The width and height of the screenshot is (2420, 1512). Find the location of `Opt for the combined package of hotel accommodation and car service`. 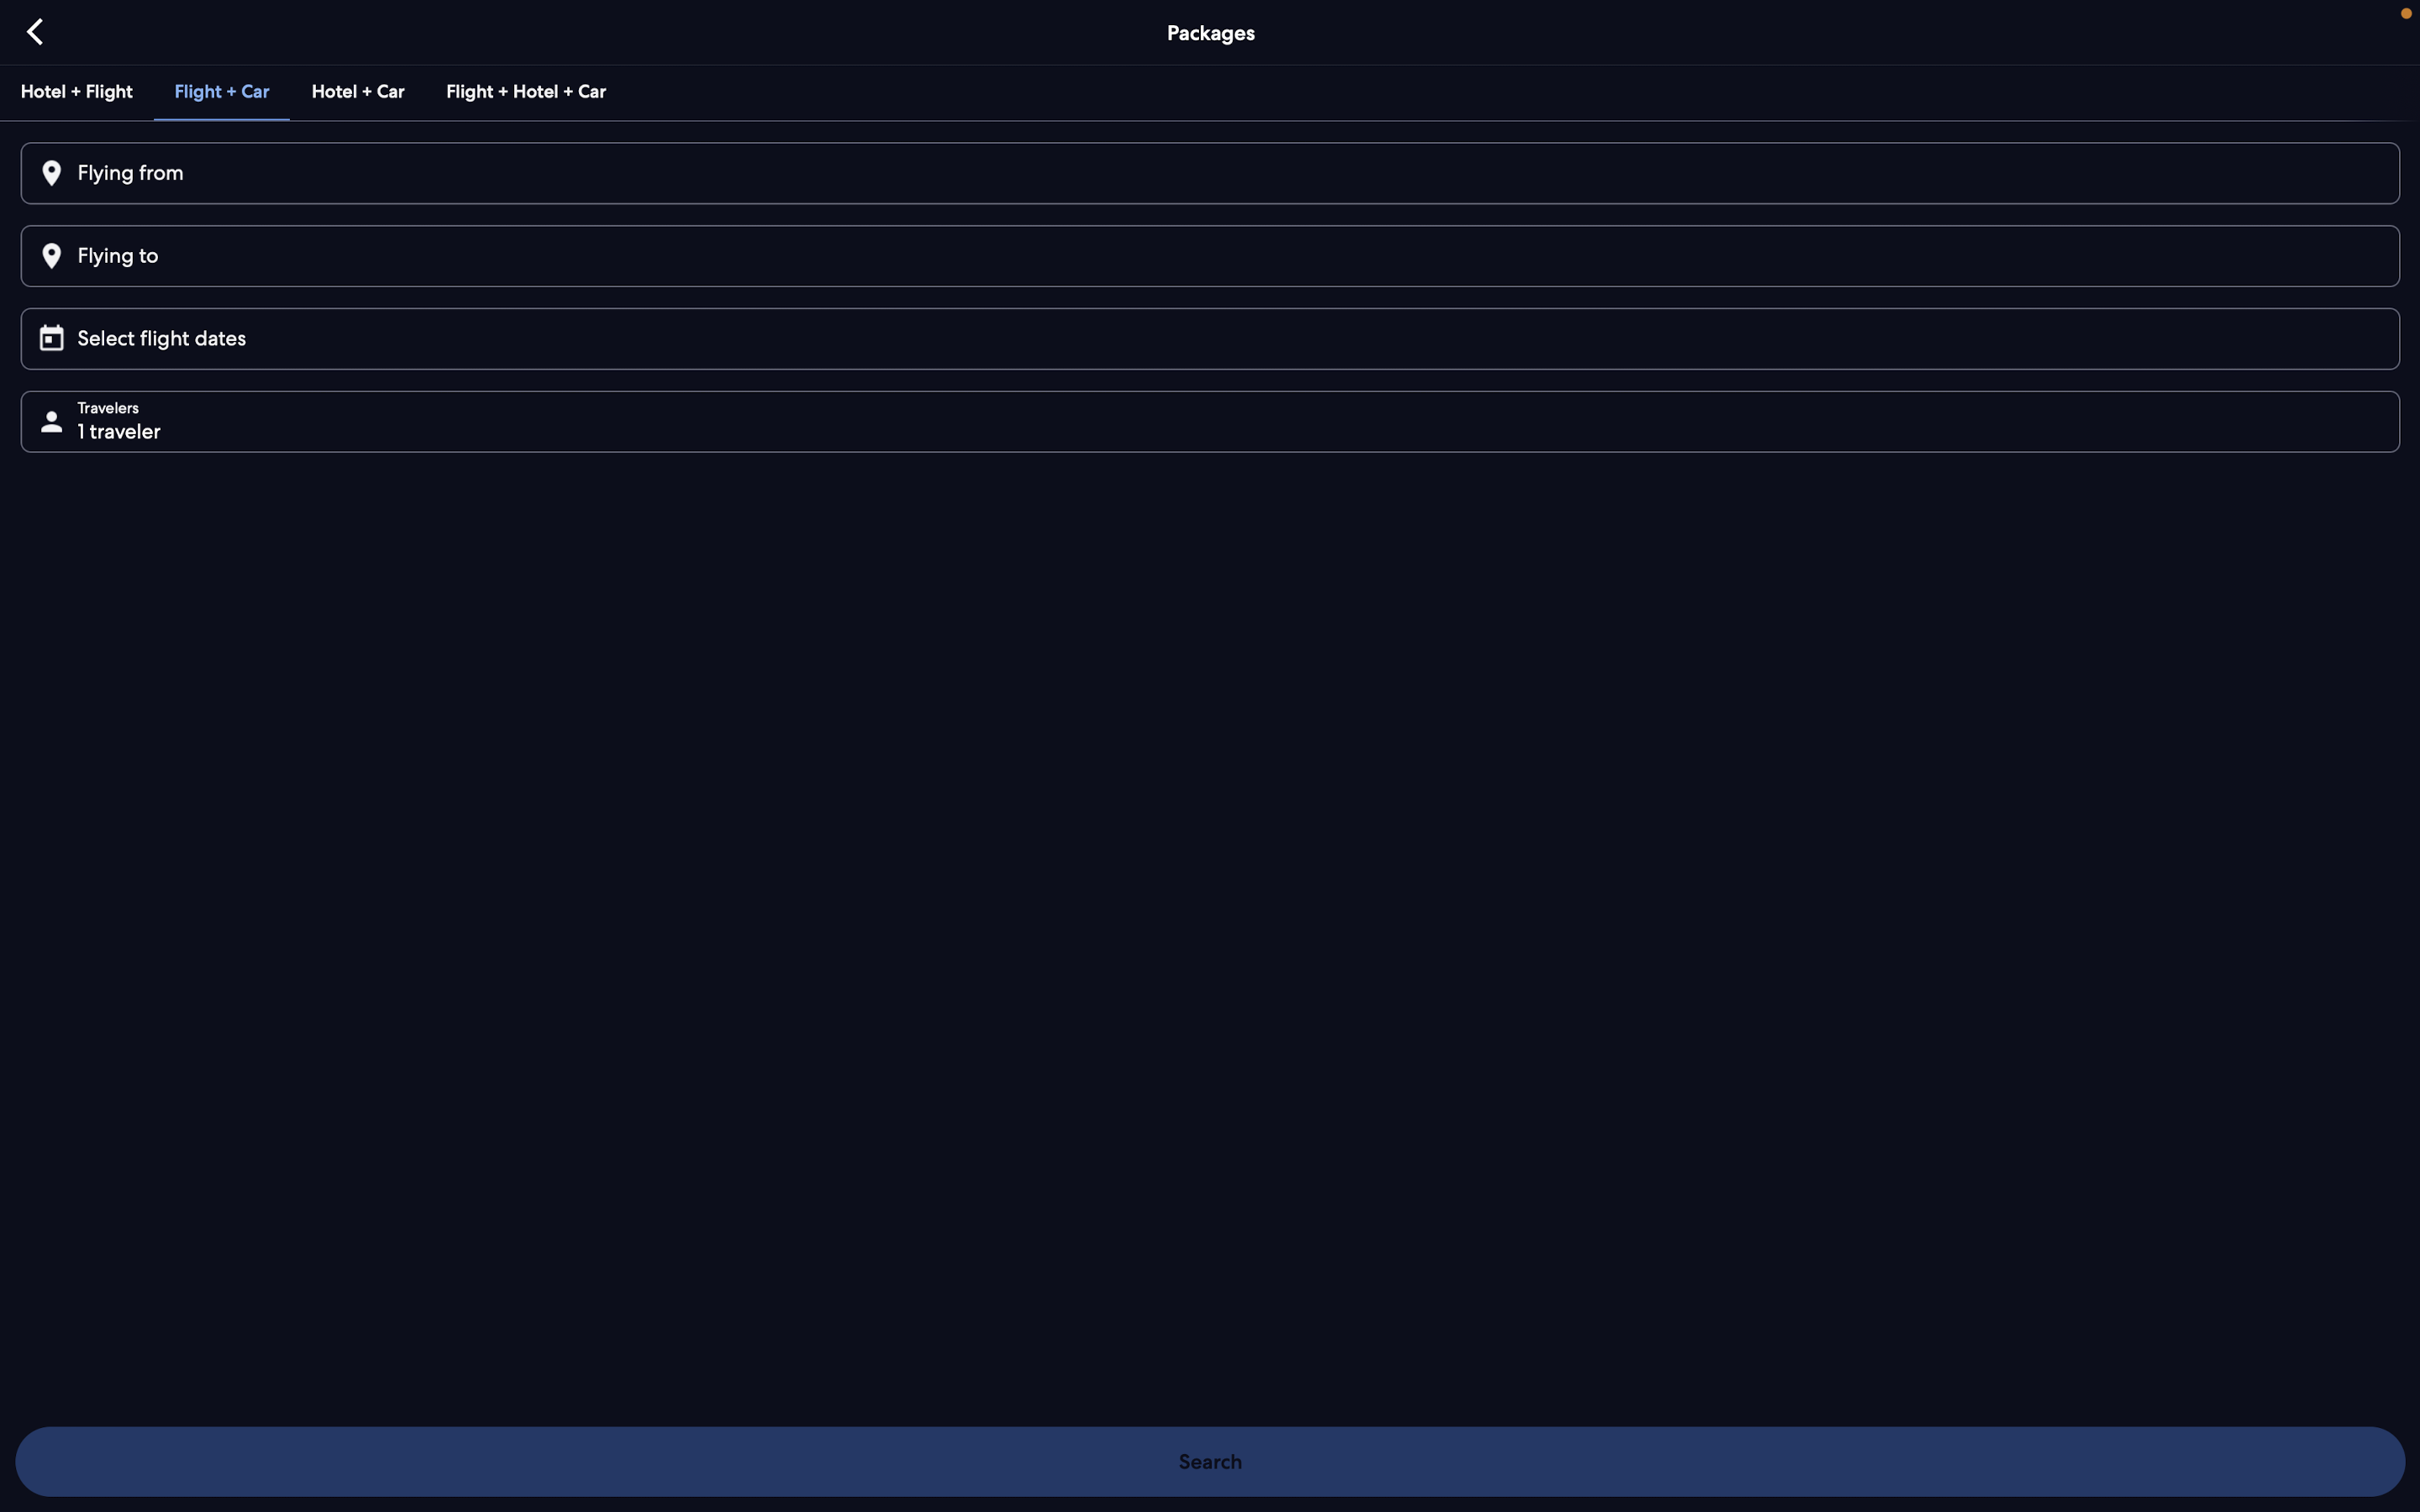

Opt for the combined package of hotel accommodation and car service is located at coordinates (358, 88).